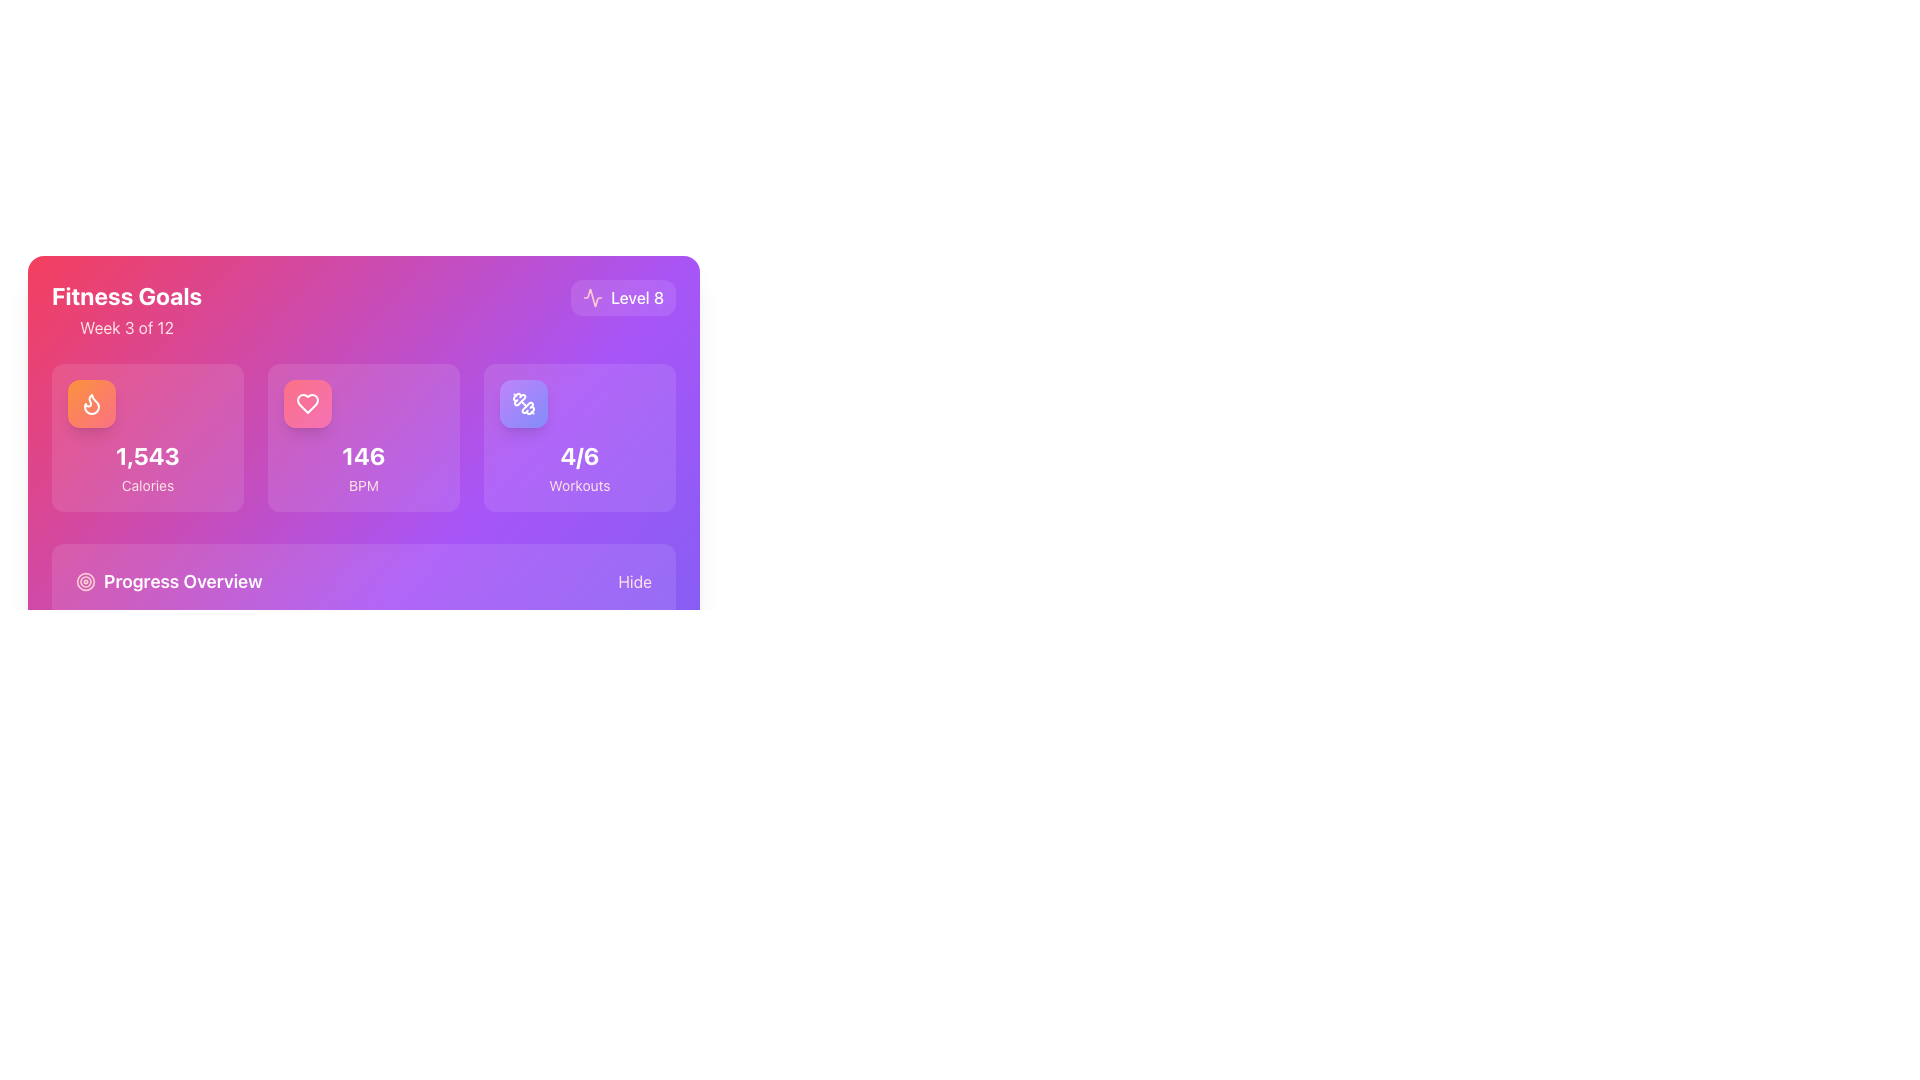 This screenshot has width=1920, height=1080. I want to click on the 'Calories' icon located in the top-left card of the dashboard interface, which is centered above the text 'Calories' and the value '1,543', so click(90, 404).